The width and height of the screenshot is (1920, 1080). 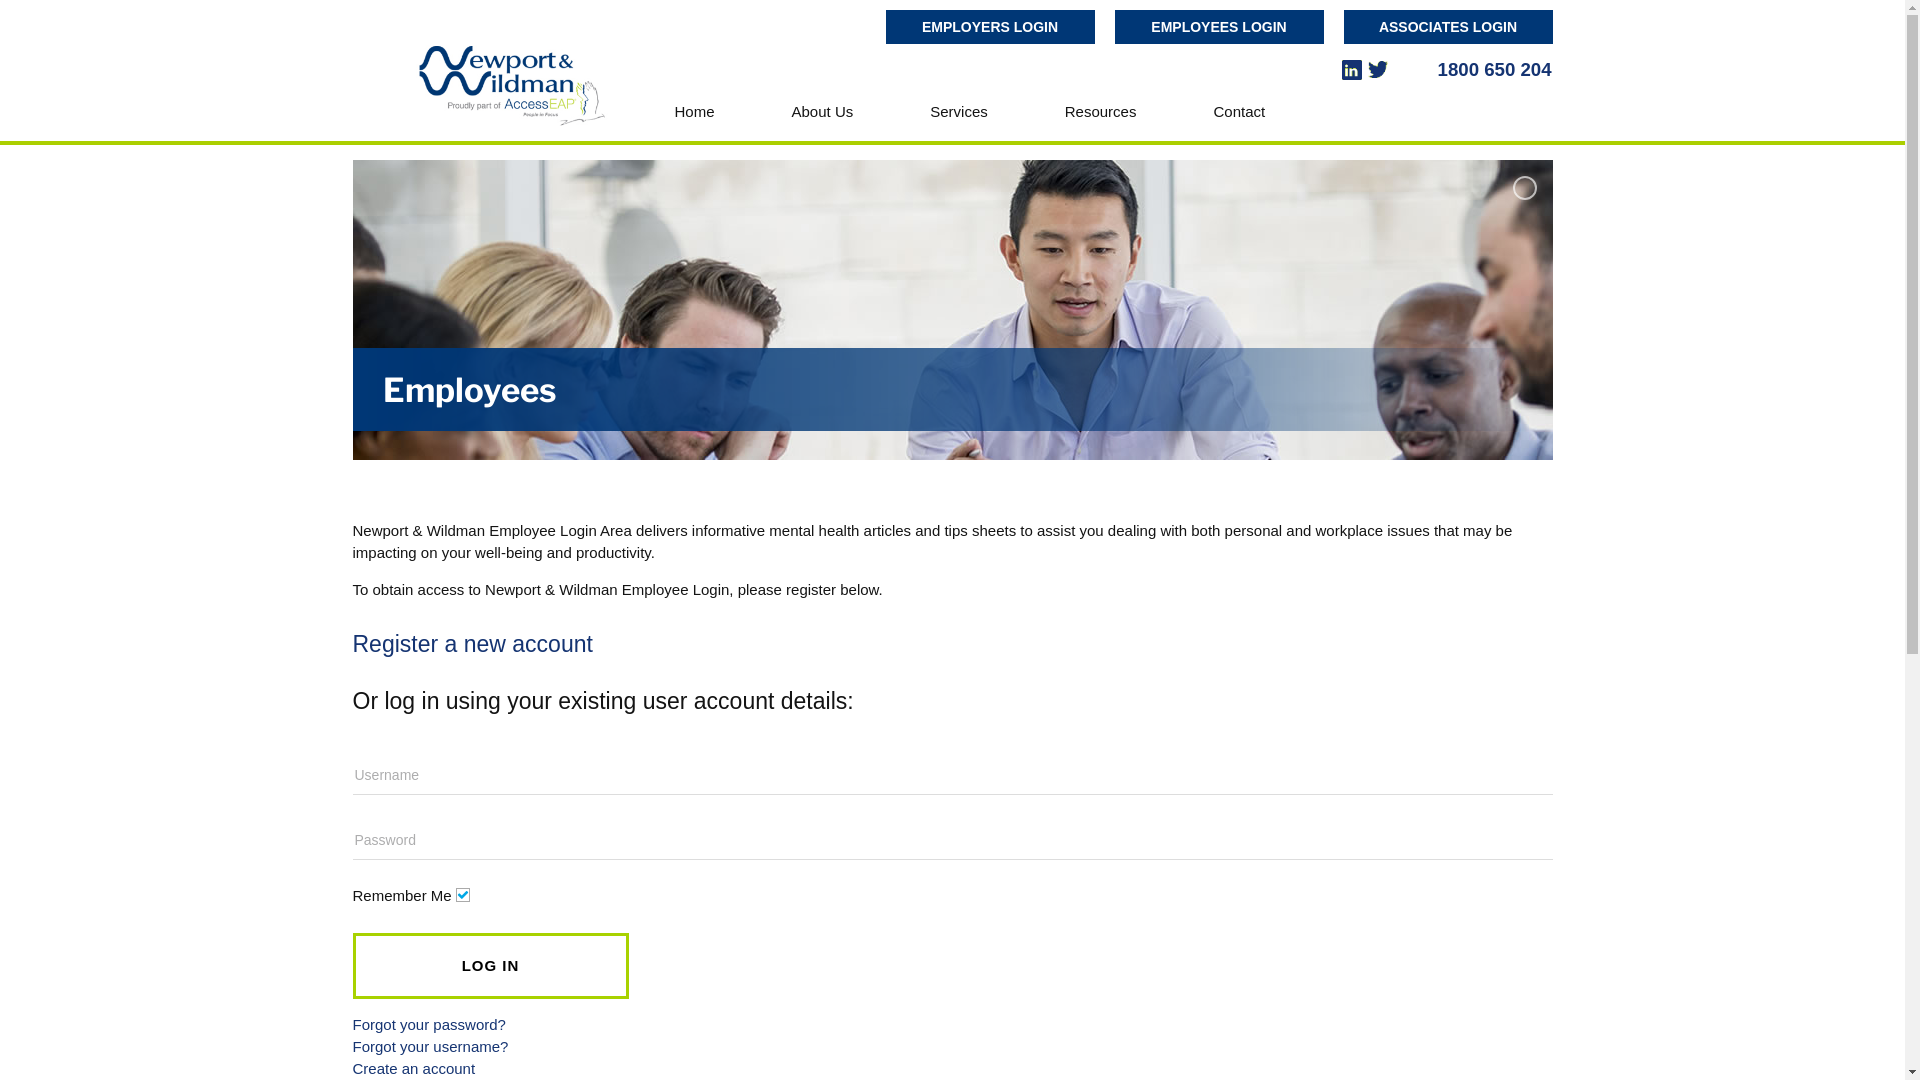 What do you see at coordinates (1494, 68) in the screenshot?
I see `'1800 650 204'` at bounding box center [1494, 68].